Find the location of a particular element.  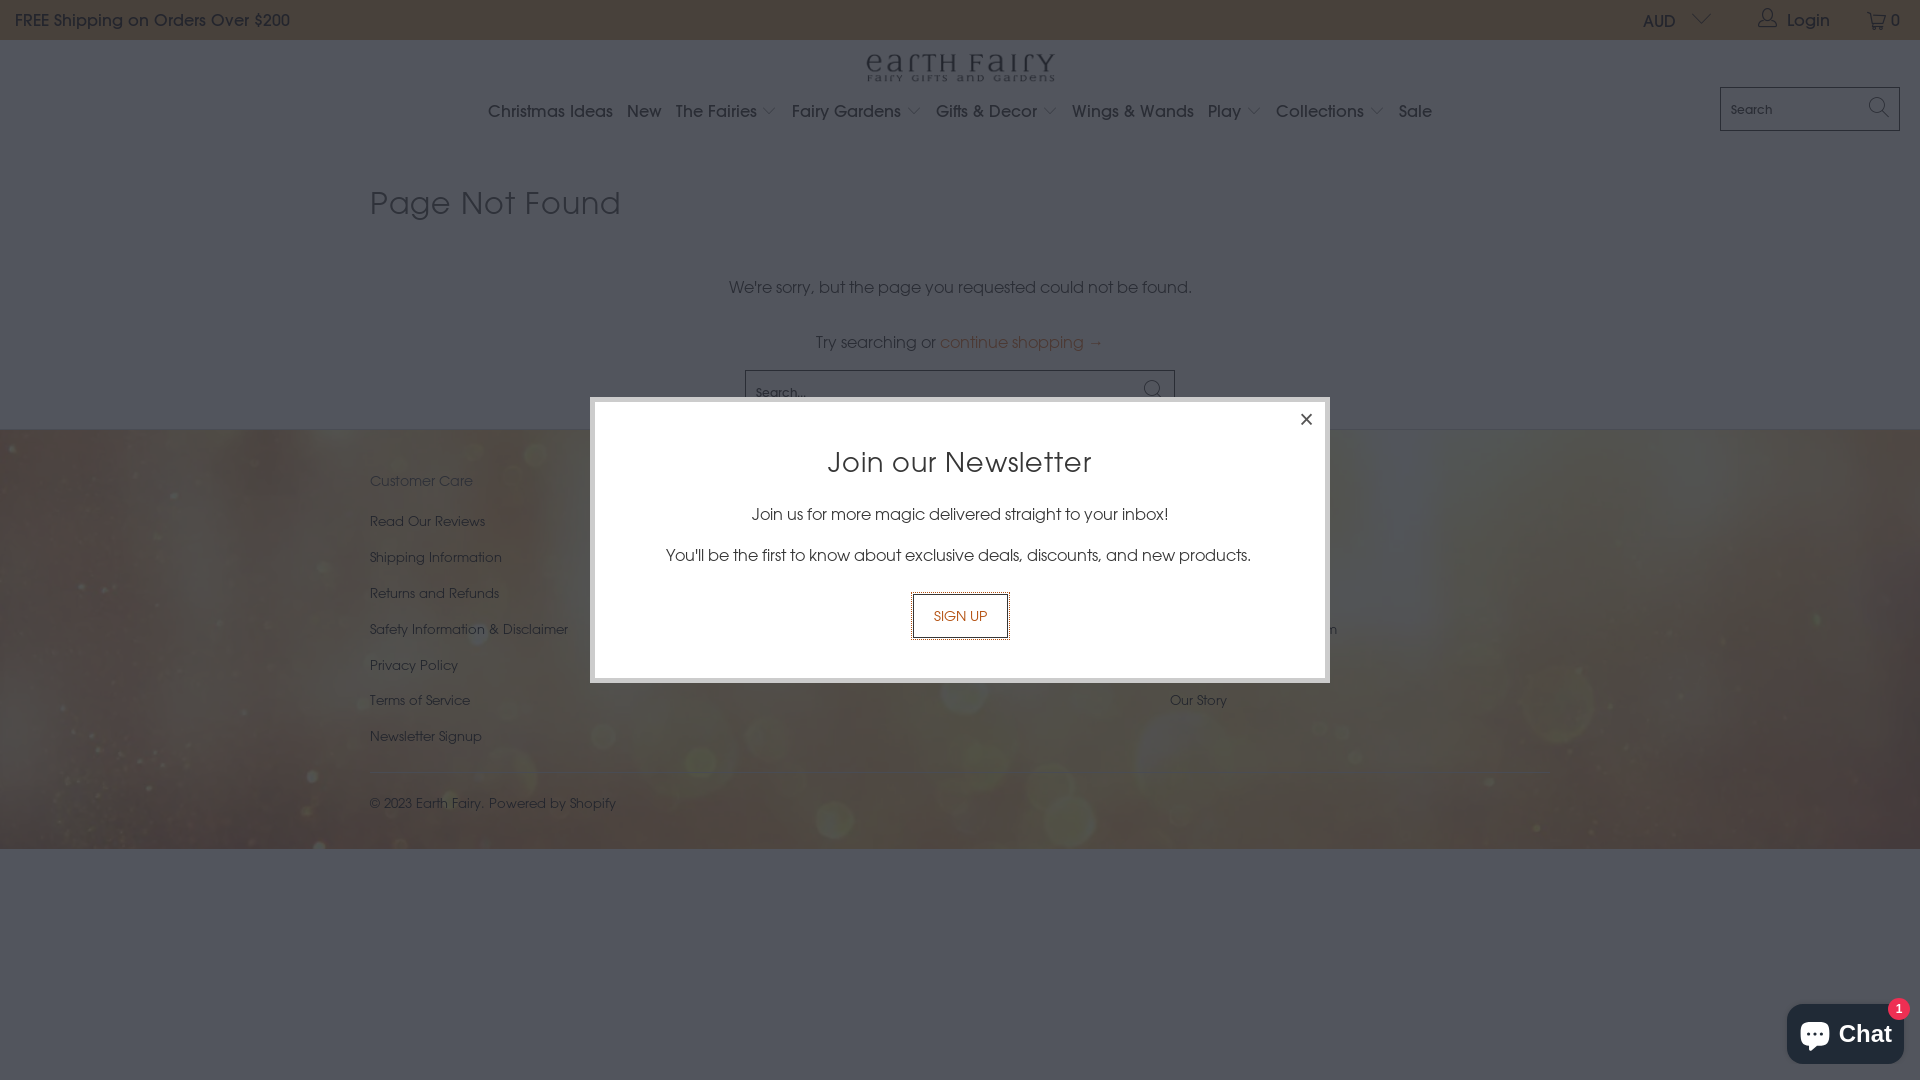

'Earth Fairy' is located at coordinates (958, 67).